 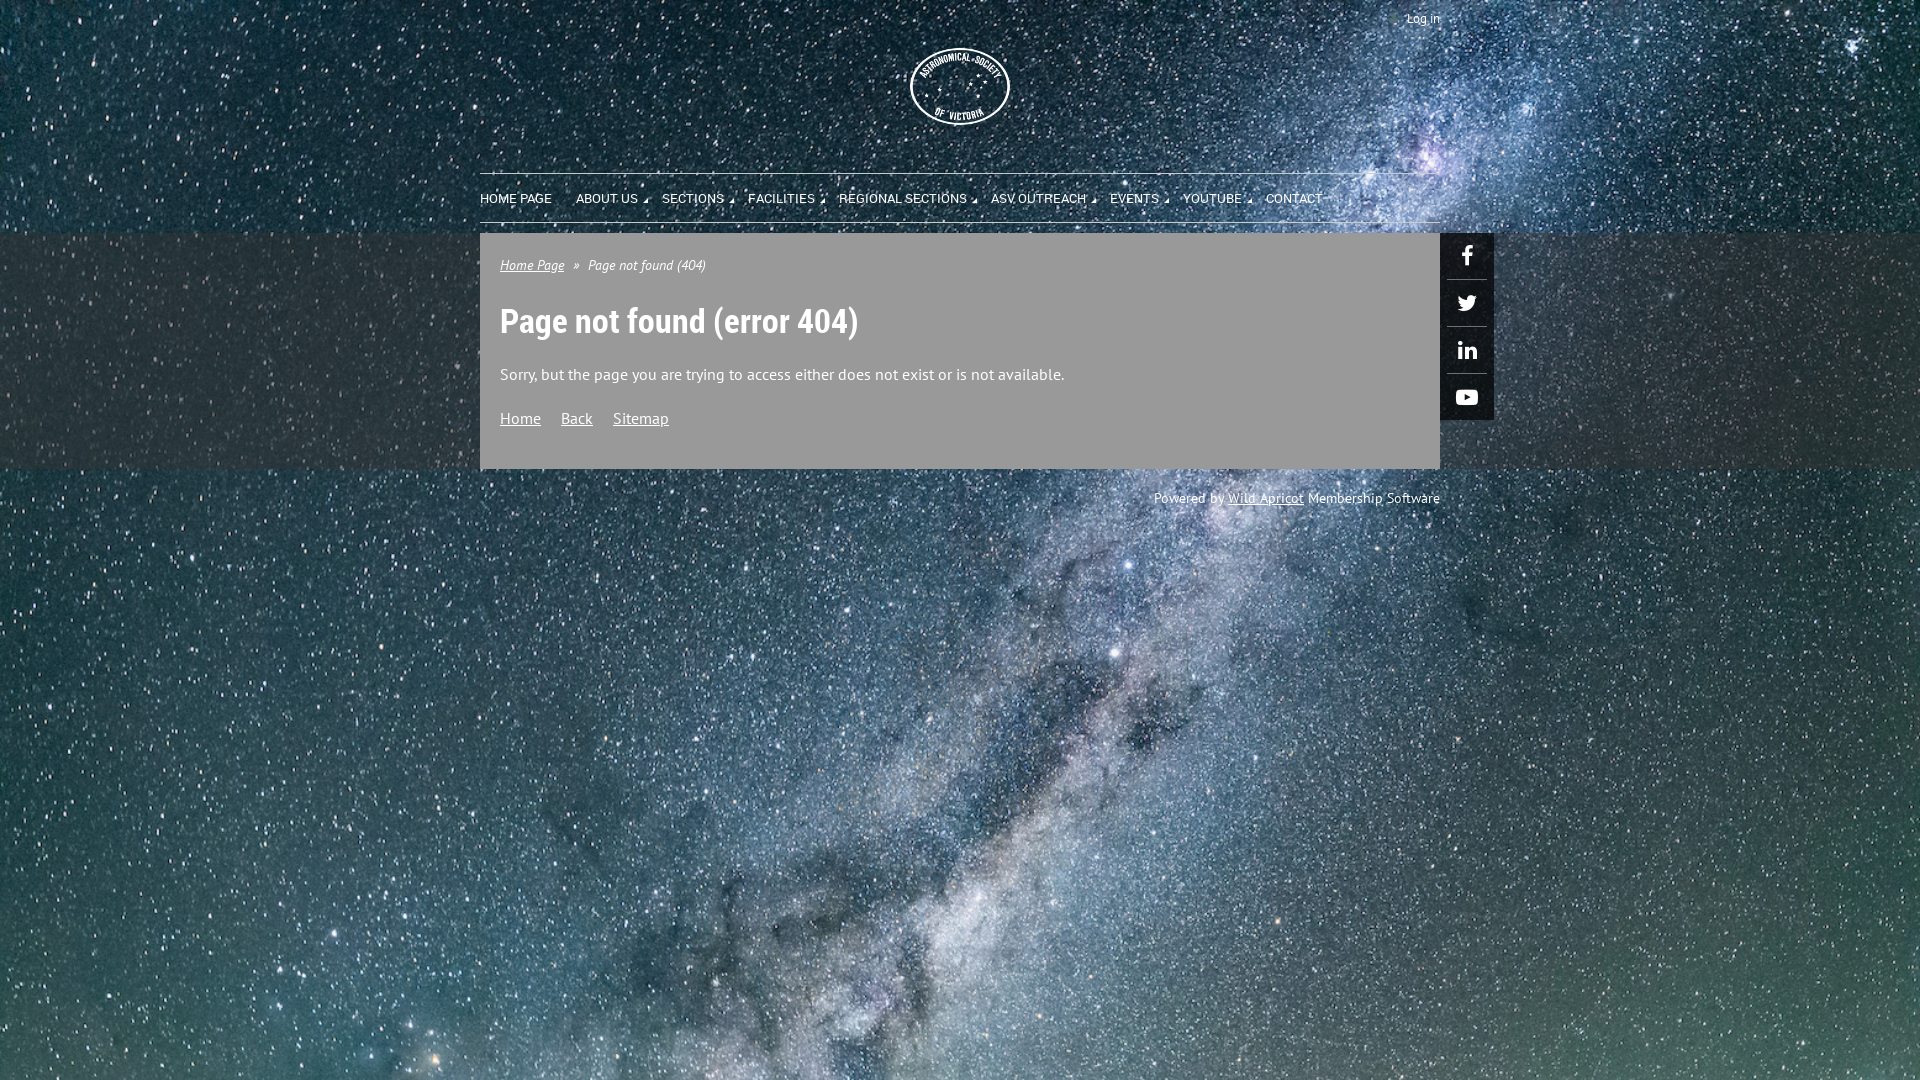 I want to click on 'Facebook', so click(x=1446, y=254).